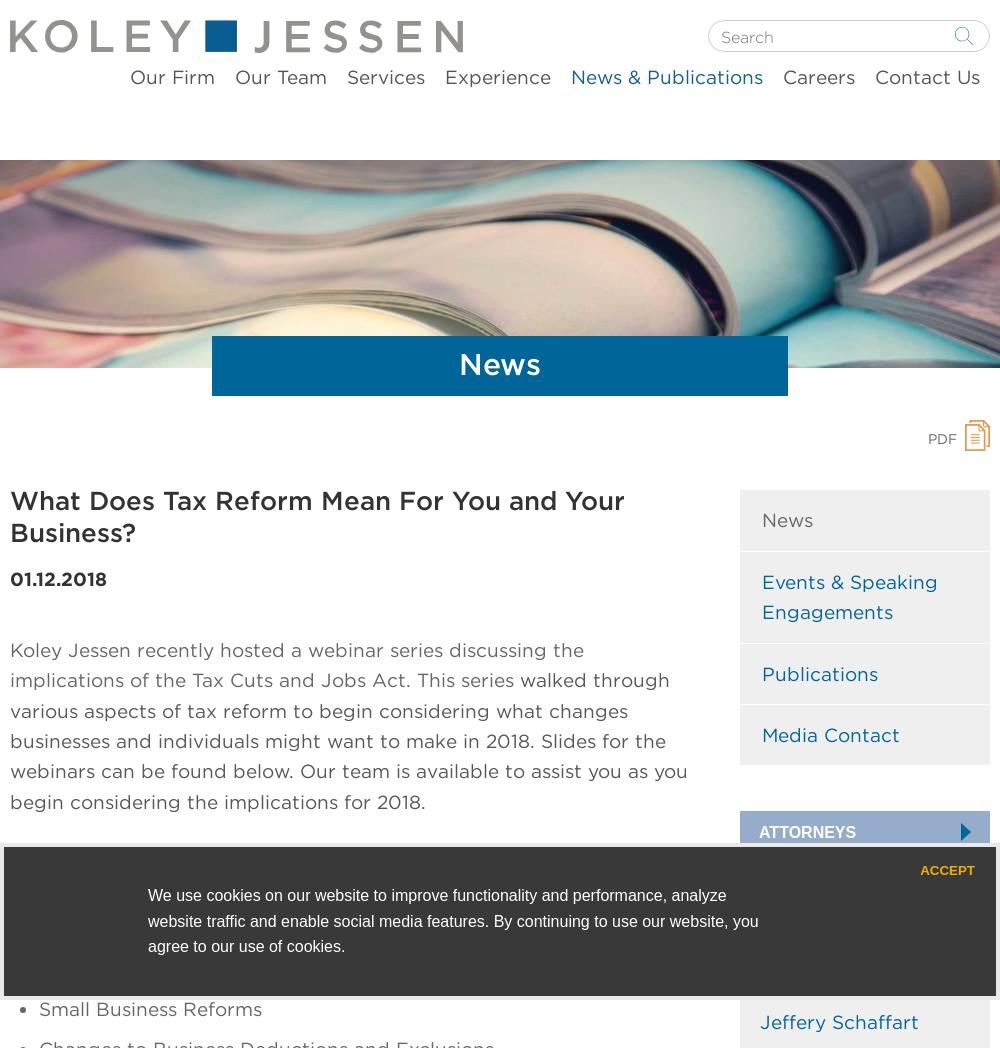 The height and width of the screenshot is (1048, 1000). I want to click on 'What Does Tax Reform Mean For You and Your Business?', so click(316, 516).